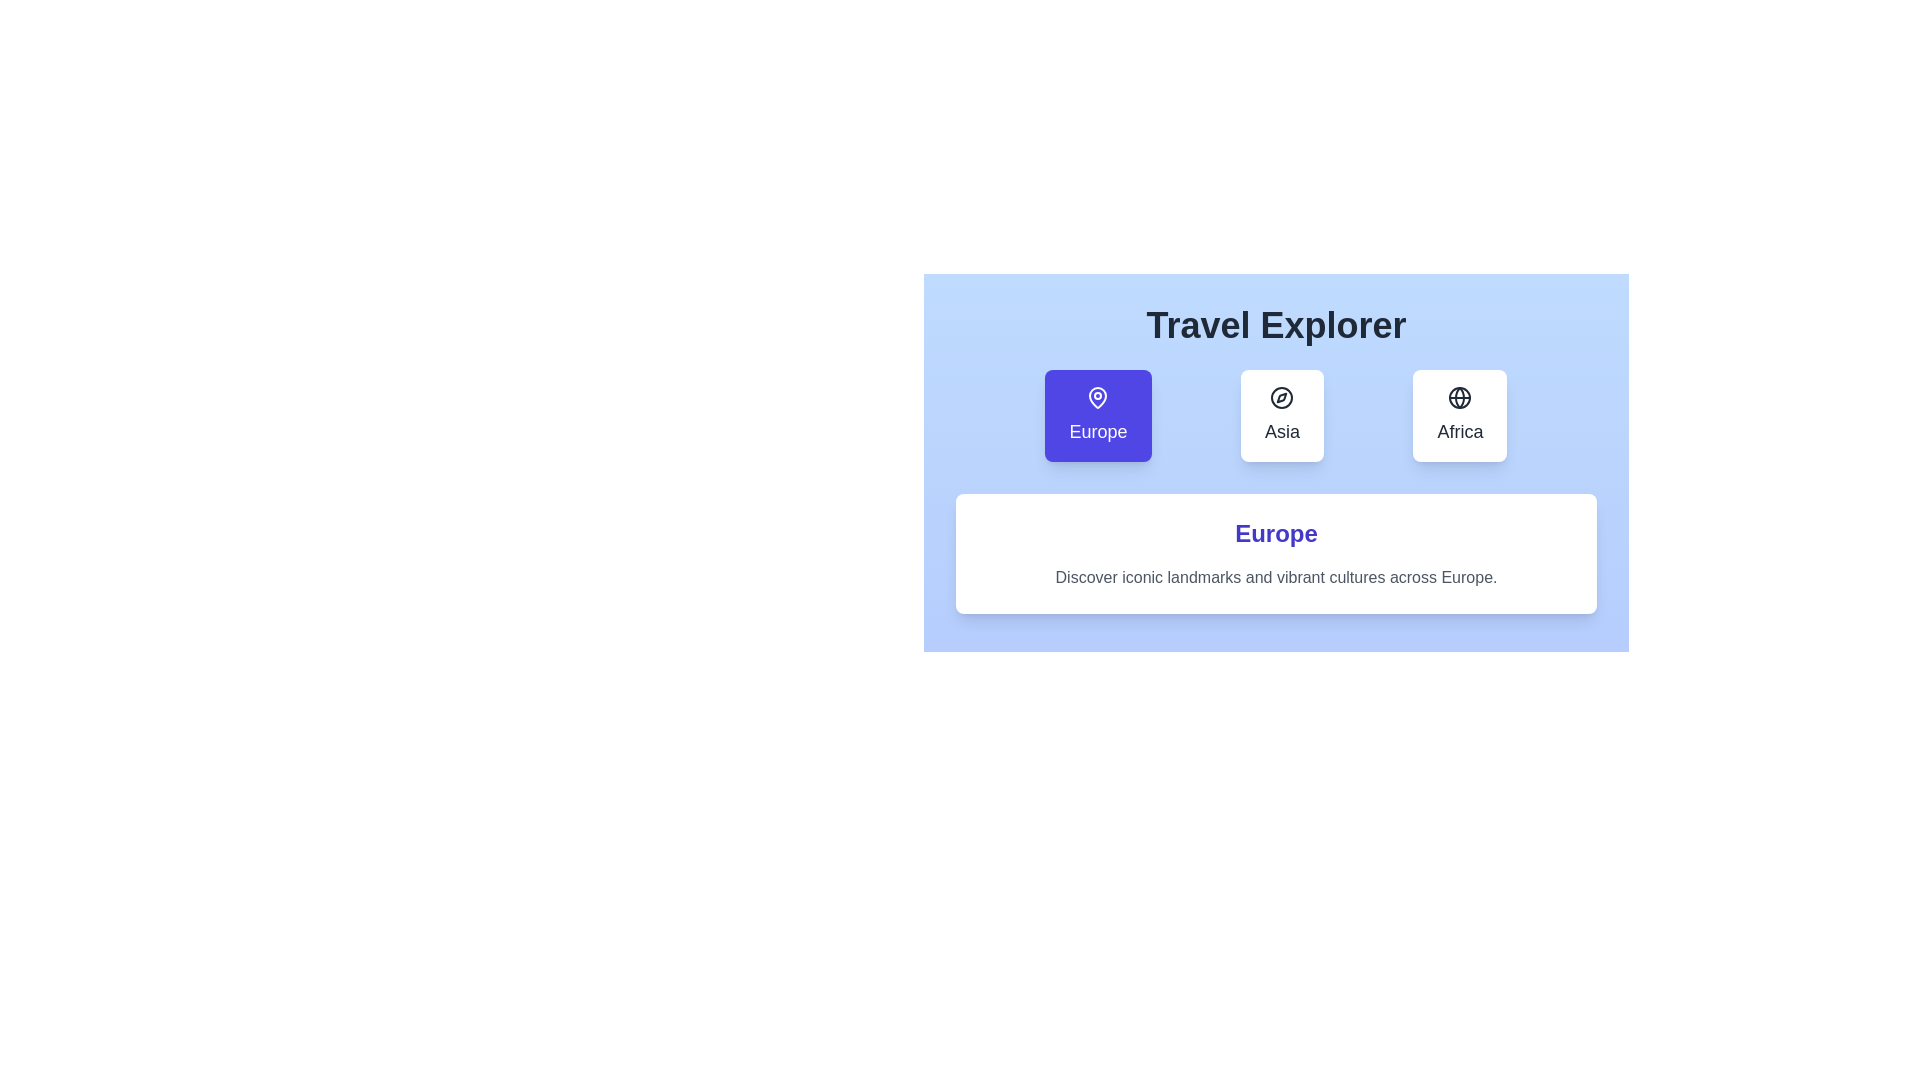 This screenshot has height=1080, width=1920. Describe the element at coordinates (1097, 431) in the screenshot. I see `the static text label for the button indicating 'Europe' as a travel destination, which is positioned towards the upper left within the interface` at that location.